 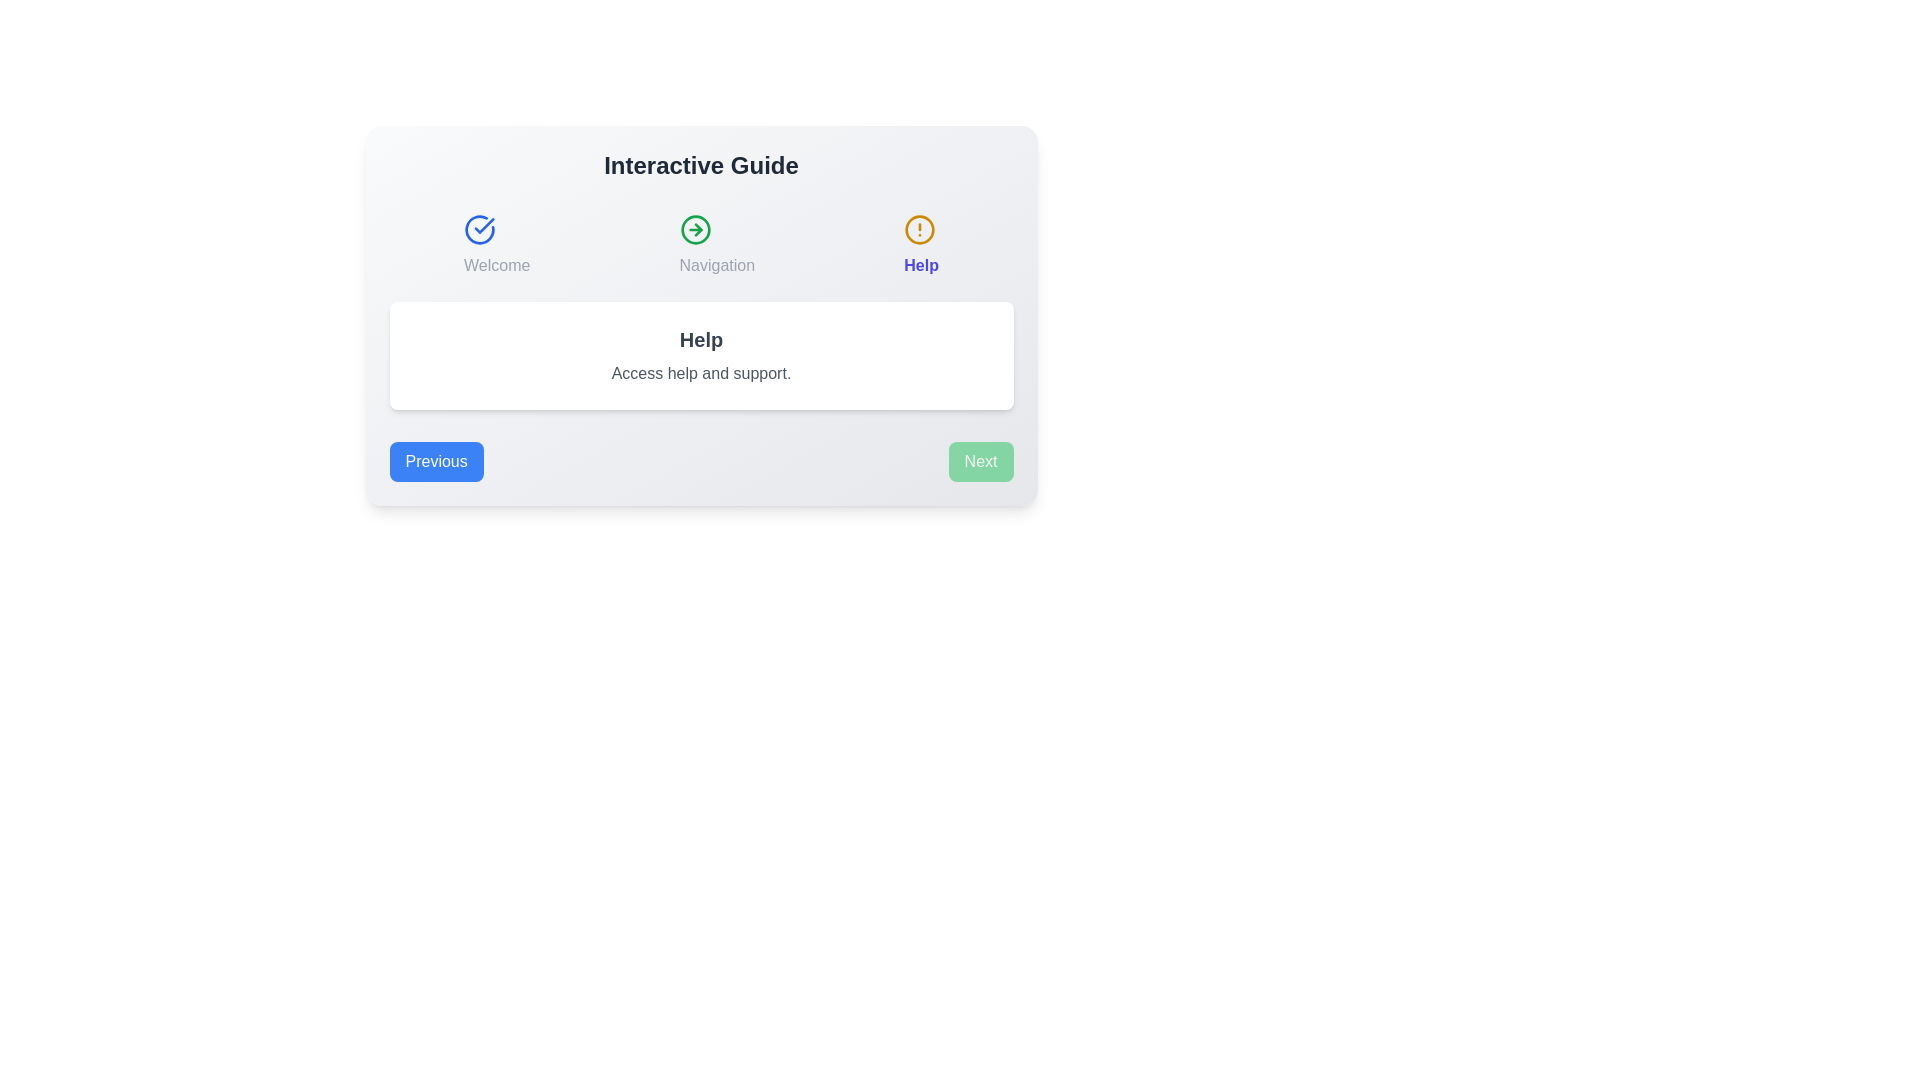 What do you see at coordinates (717, 265) in the screenshot?
I see `the Text Label that describes the adjacent green circular arrow icon, located in the top-central part of the interface` at bounding box center [717, 265].